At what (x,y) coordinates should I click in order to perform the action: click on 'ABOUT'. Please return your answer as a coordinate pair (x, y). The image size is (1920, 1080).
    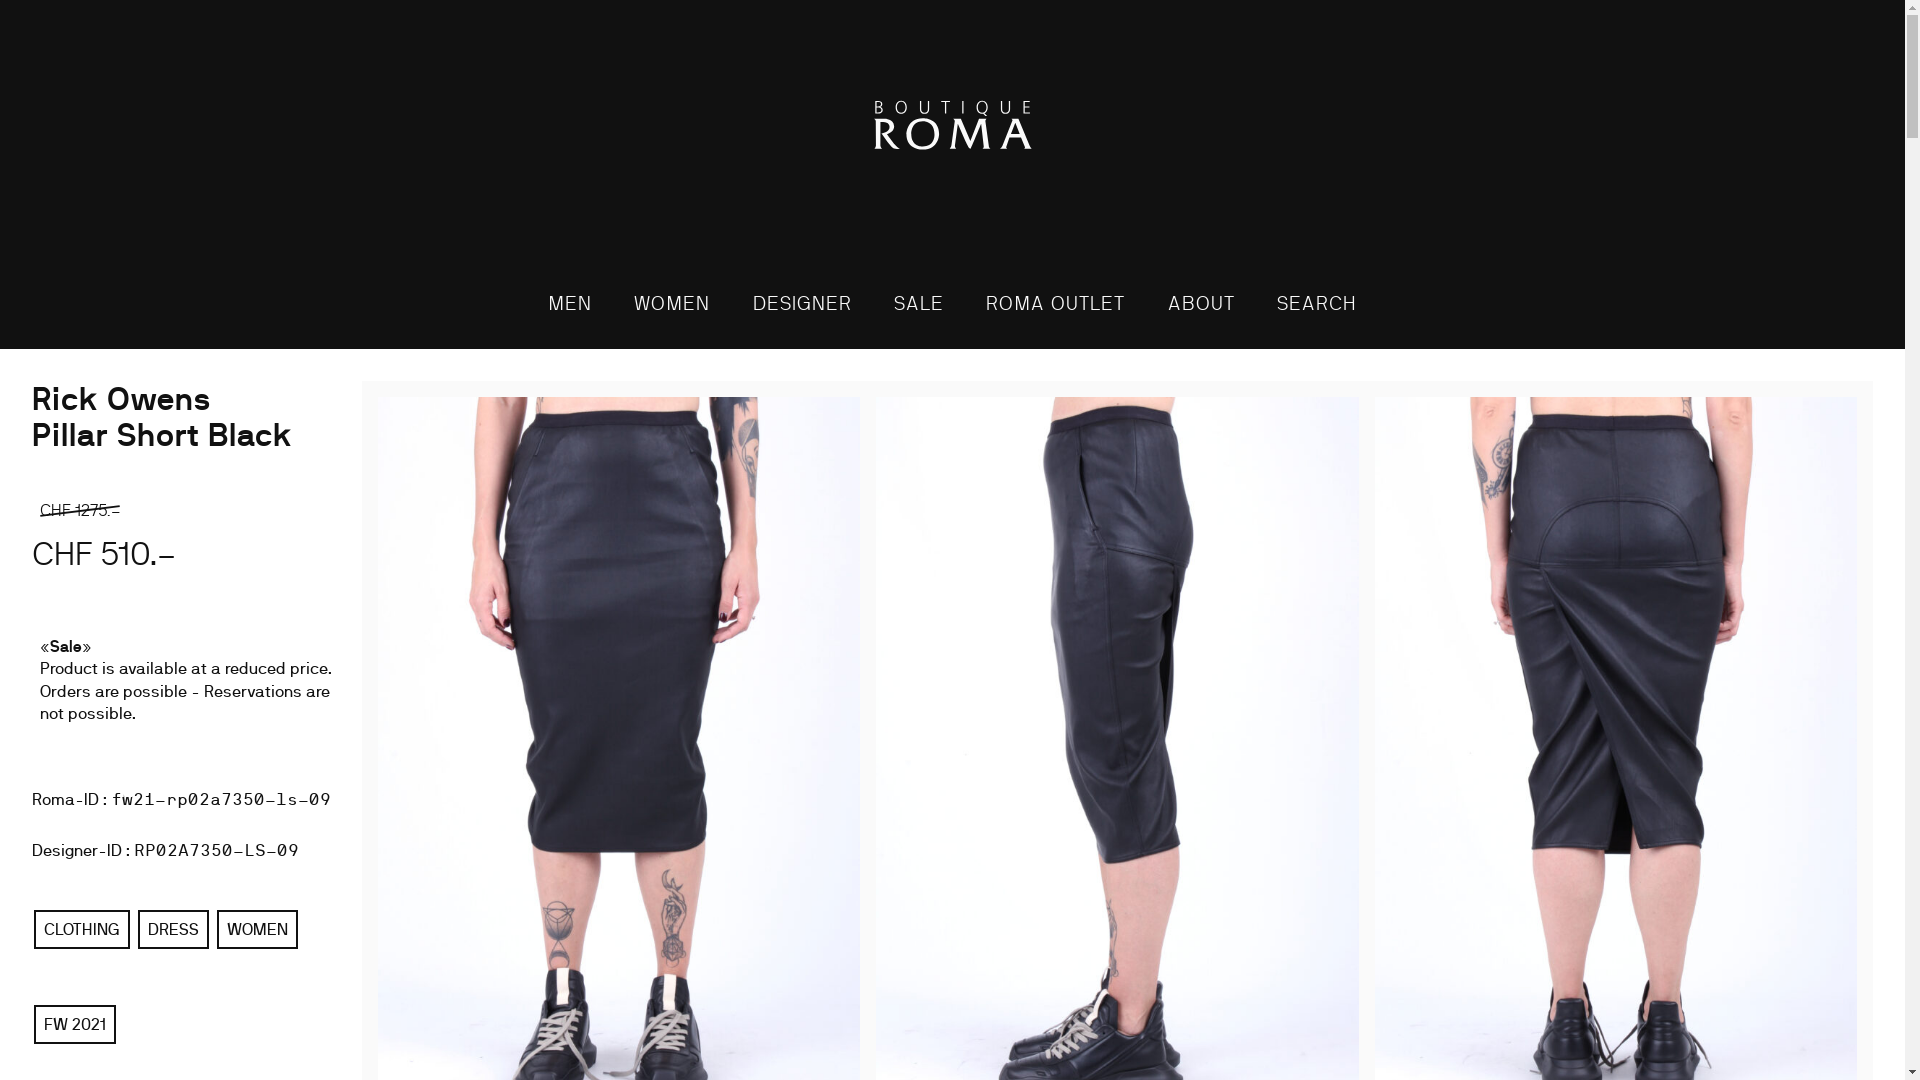
    Looking at the image, I should click on (1148, 303).